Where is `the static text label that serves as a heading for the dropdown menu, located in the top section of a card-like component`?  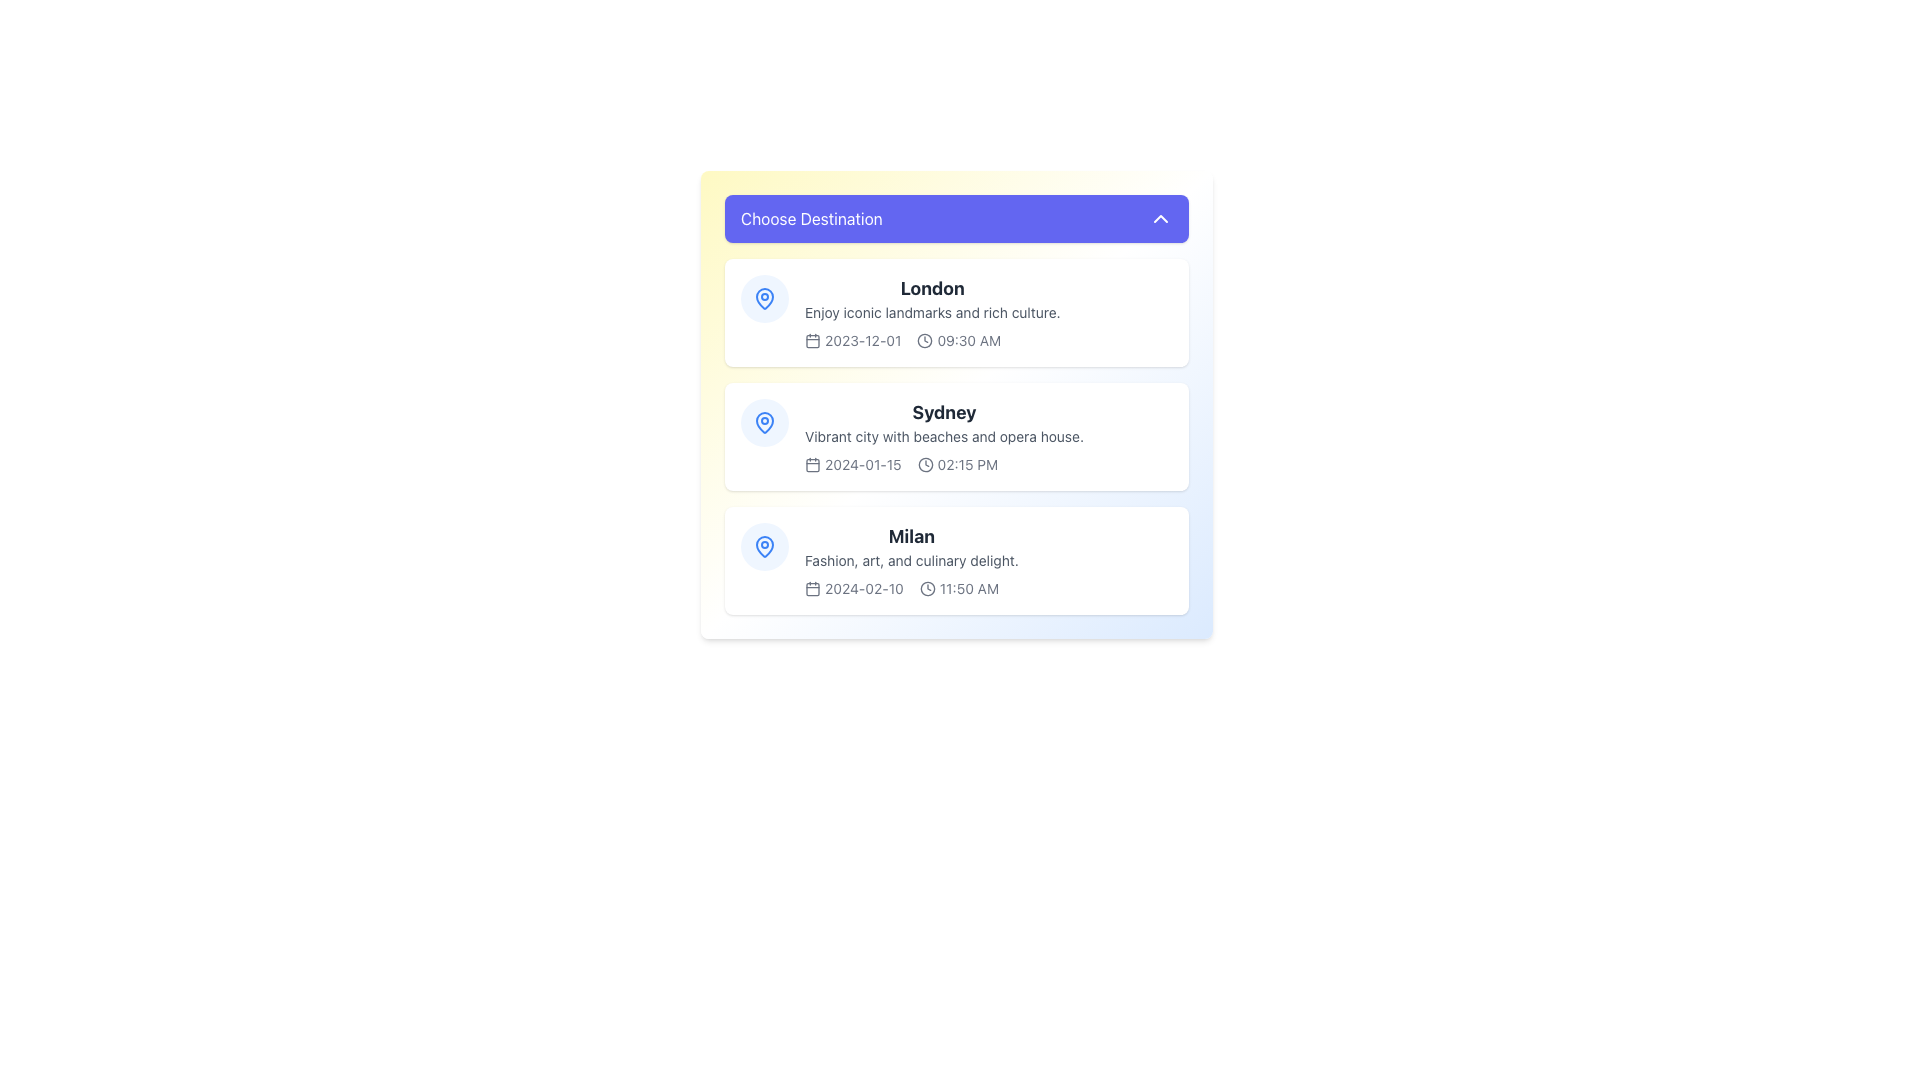
the static text label that serves as a heading for the dropdown menu, located in the top section of a card-like component is located at coordinates (811, 219).